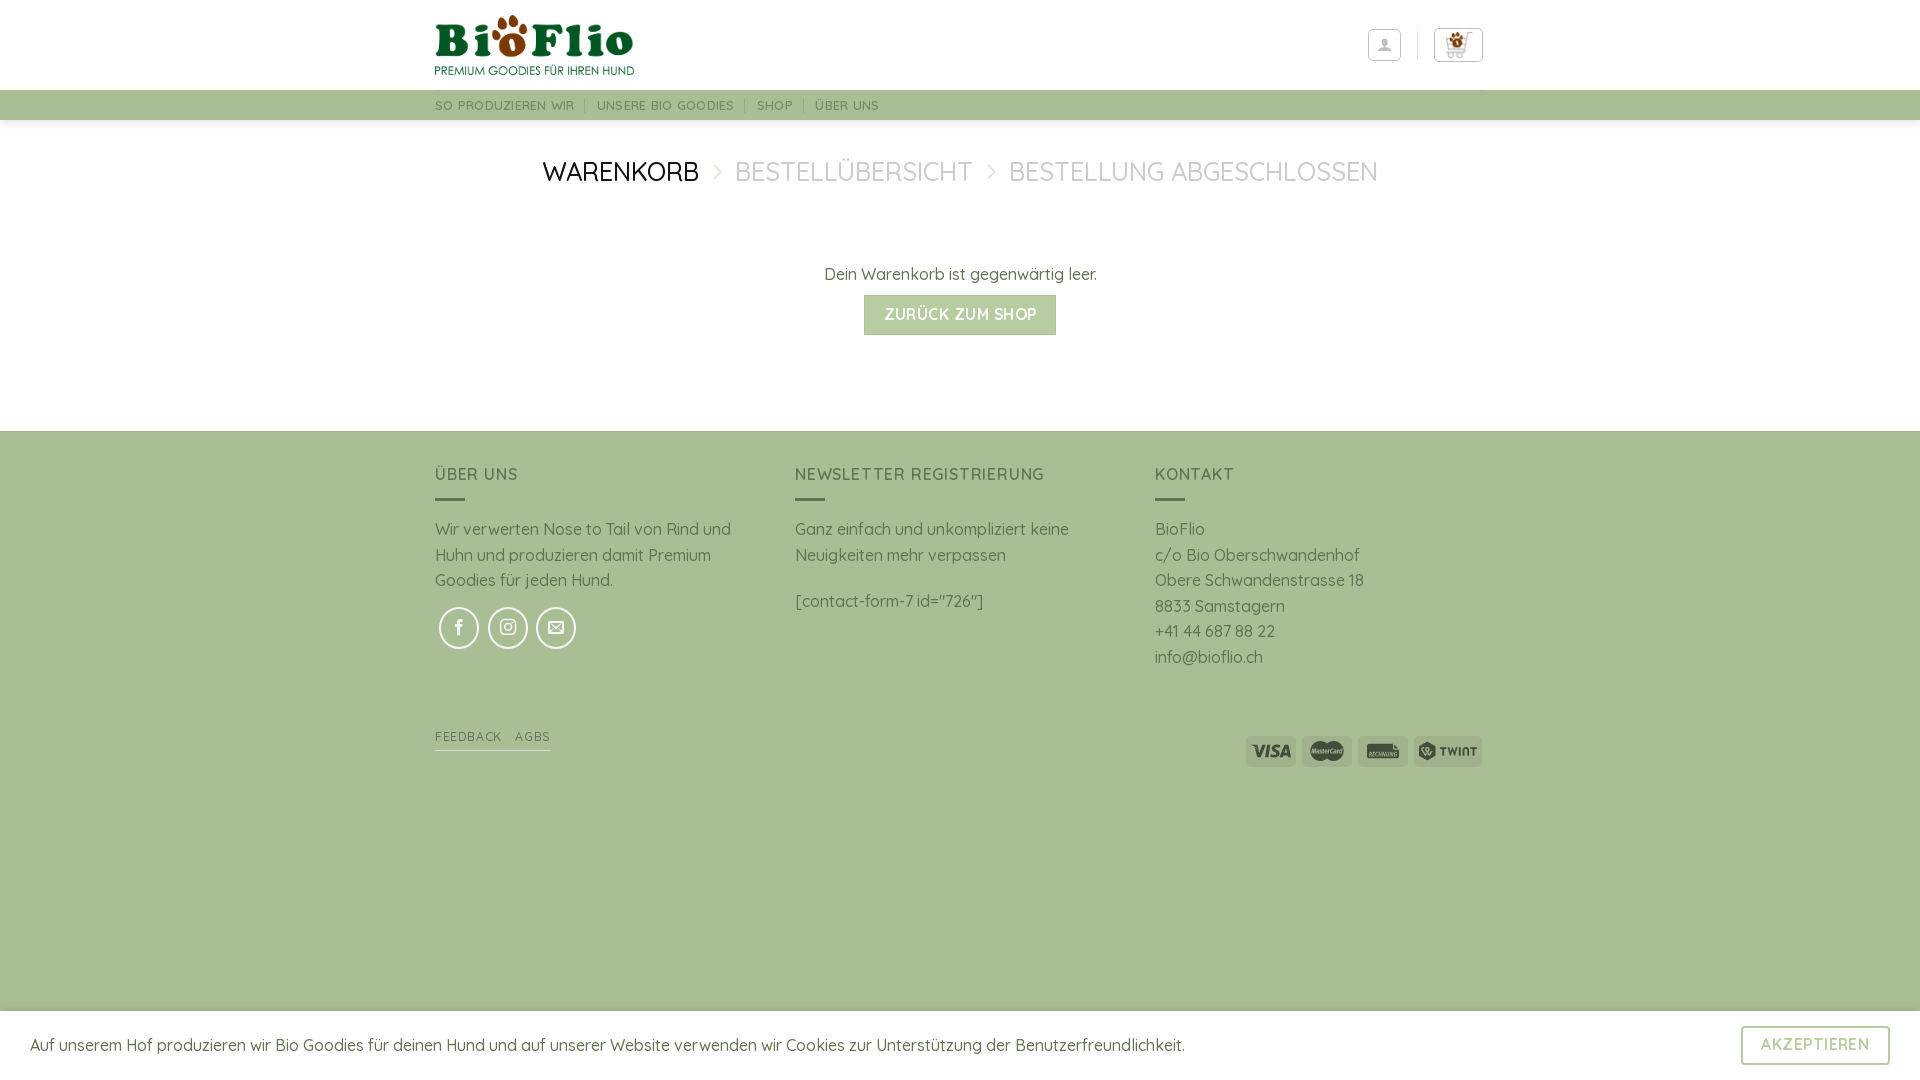  Describe the element at coordinates (534, 45) in the screenshot. I see `'BioFlio - BioGoodies direkt vom Hof'` at that location.